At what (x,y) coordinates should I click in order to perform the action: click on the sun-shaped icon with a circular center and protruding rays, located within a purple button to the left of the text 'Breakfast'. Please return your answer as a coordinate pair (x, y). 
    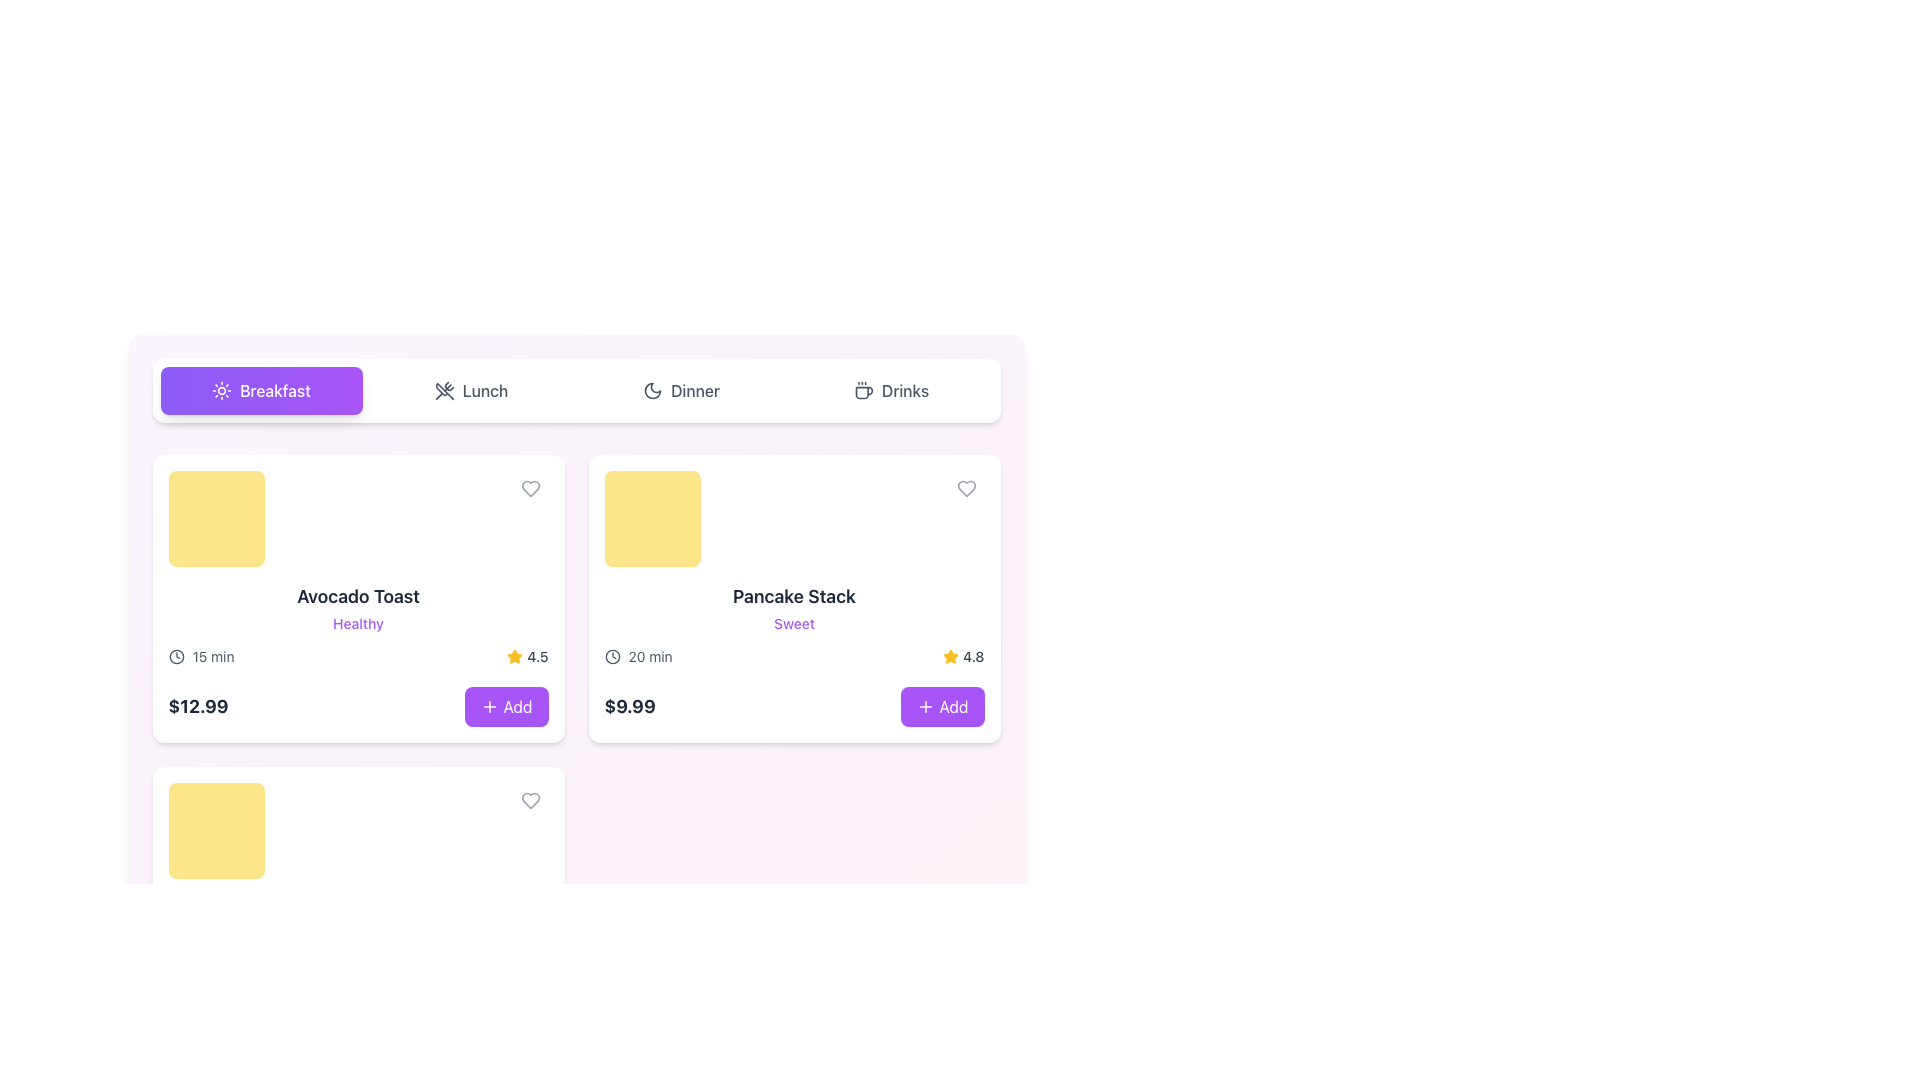
    Looking at the image, I should click on (222, 390).